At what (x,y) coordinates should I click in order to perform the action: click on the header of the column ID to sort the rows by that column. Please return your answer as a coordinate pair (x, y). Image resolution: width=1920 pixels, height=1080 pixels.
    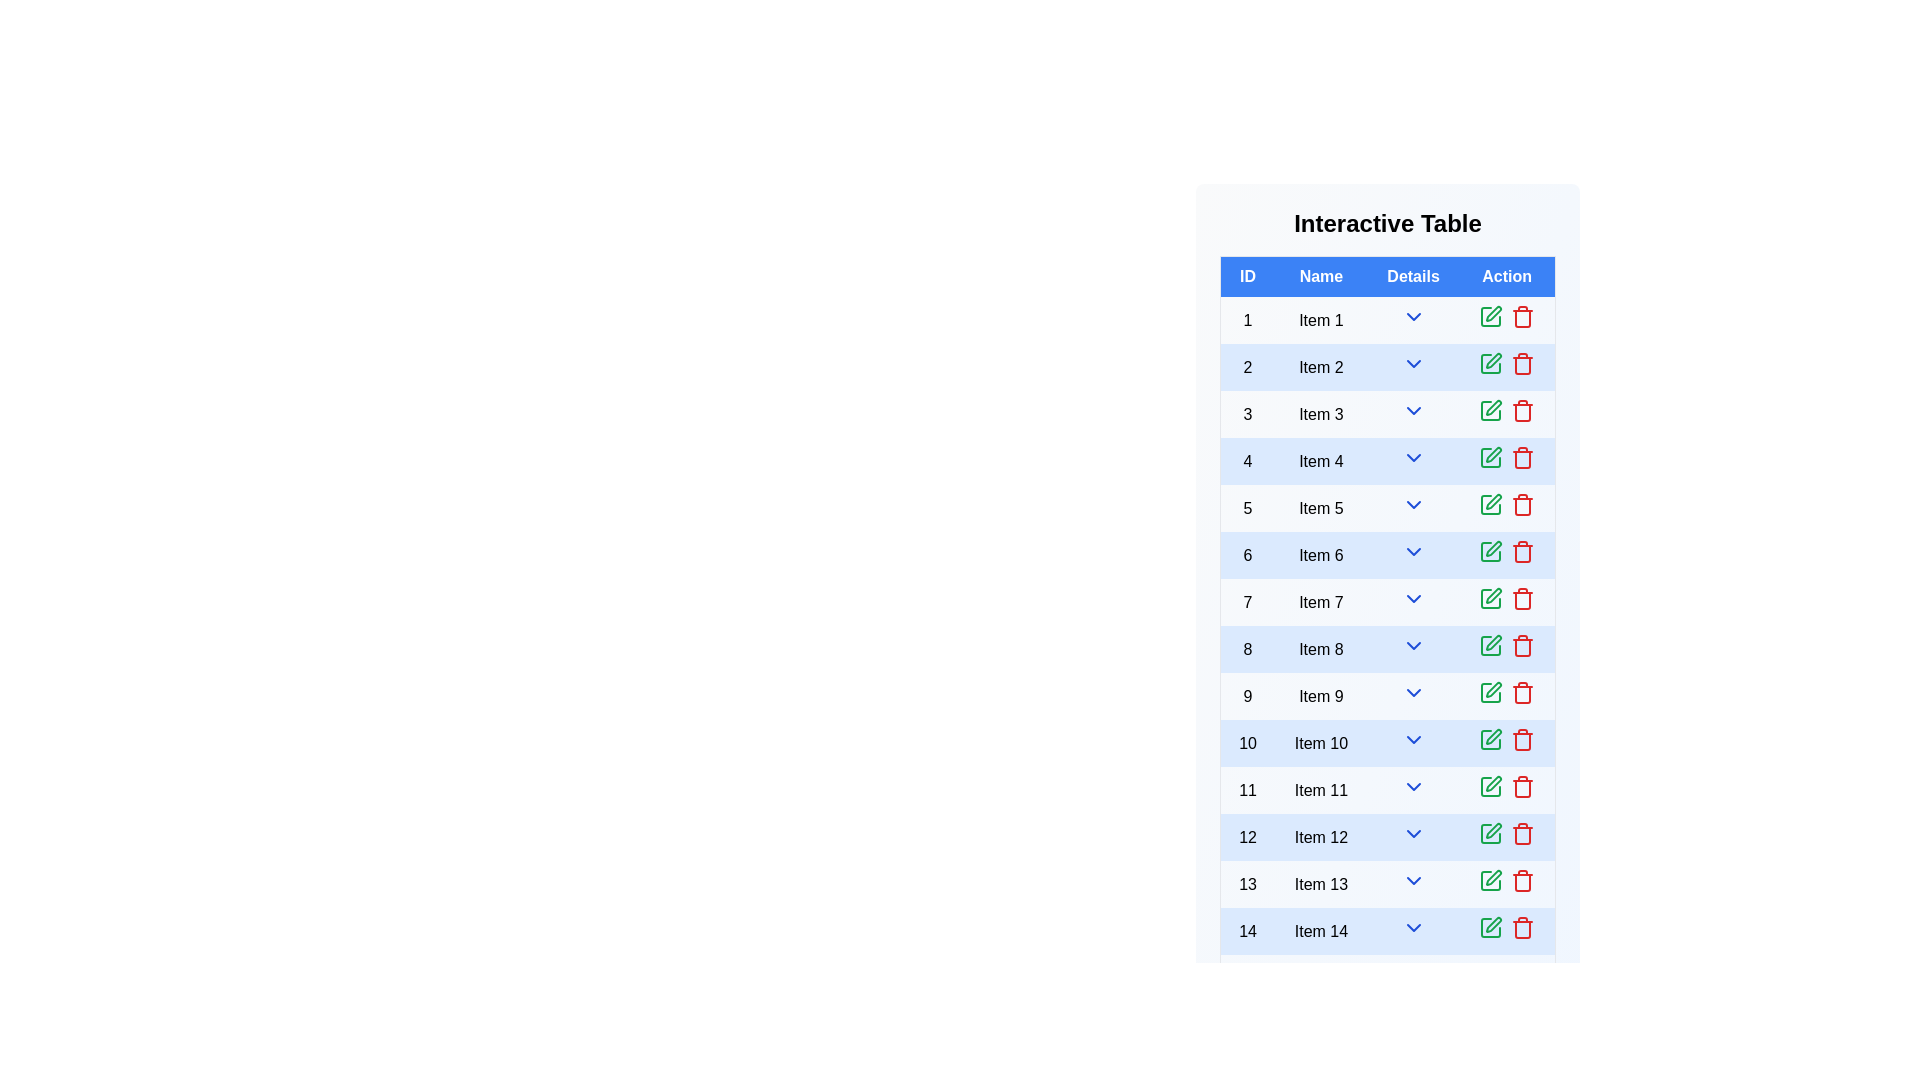
    Looking at the image, I should click on (1246, 276).